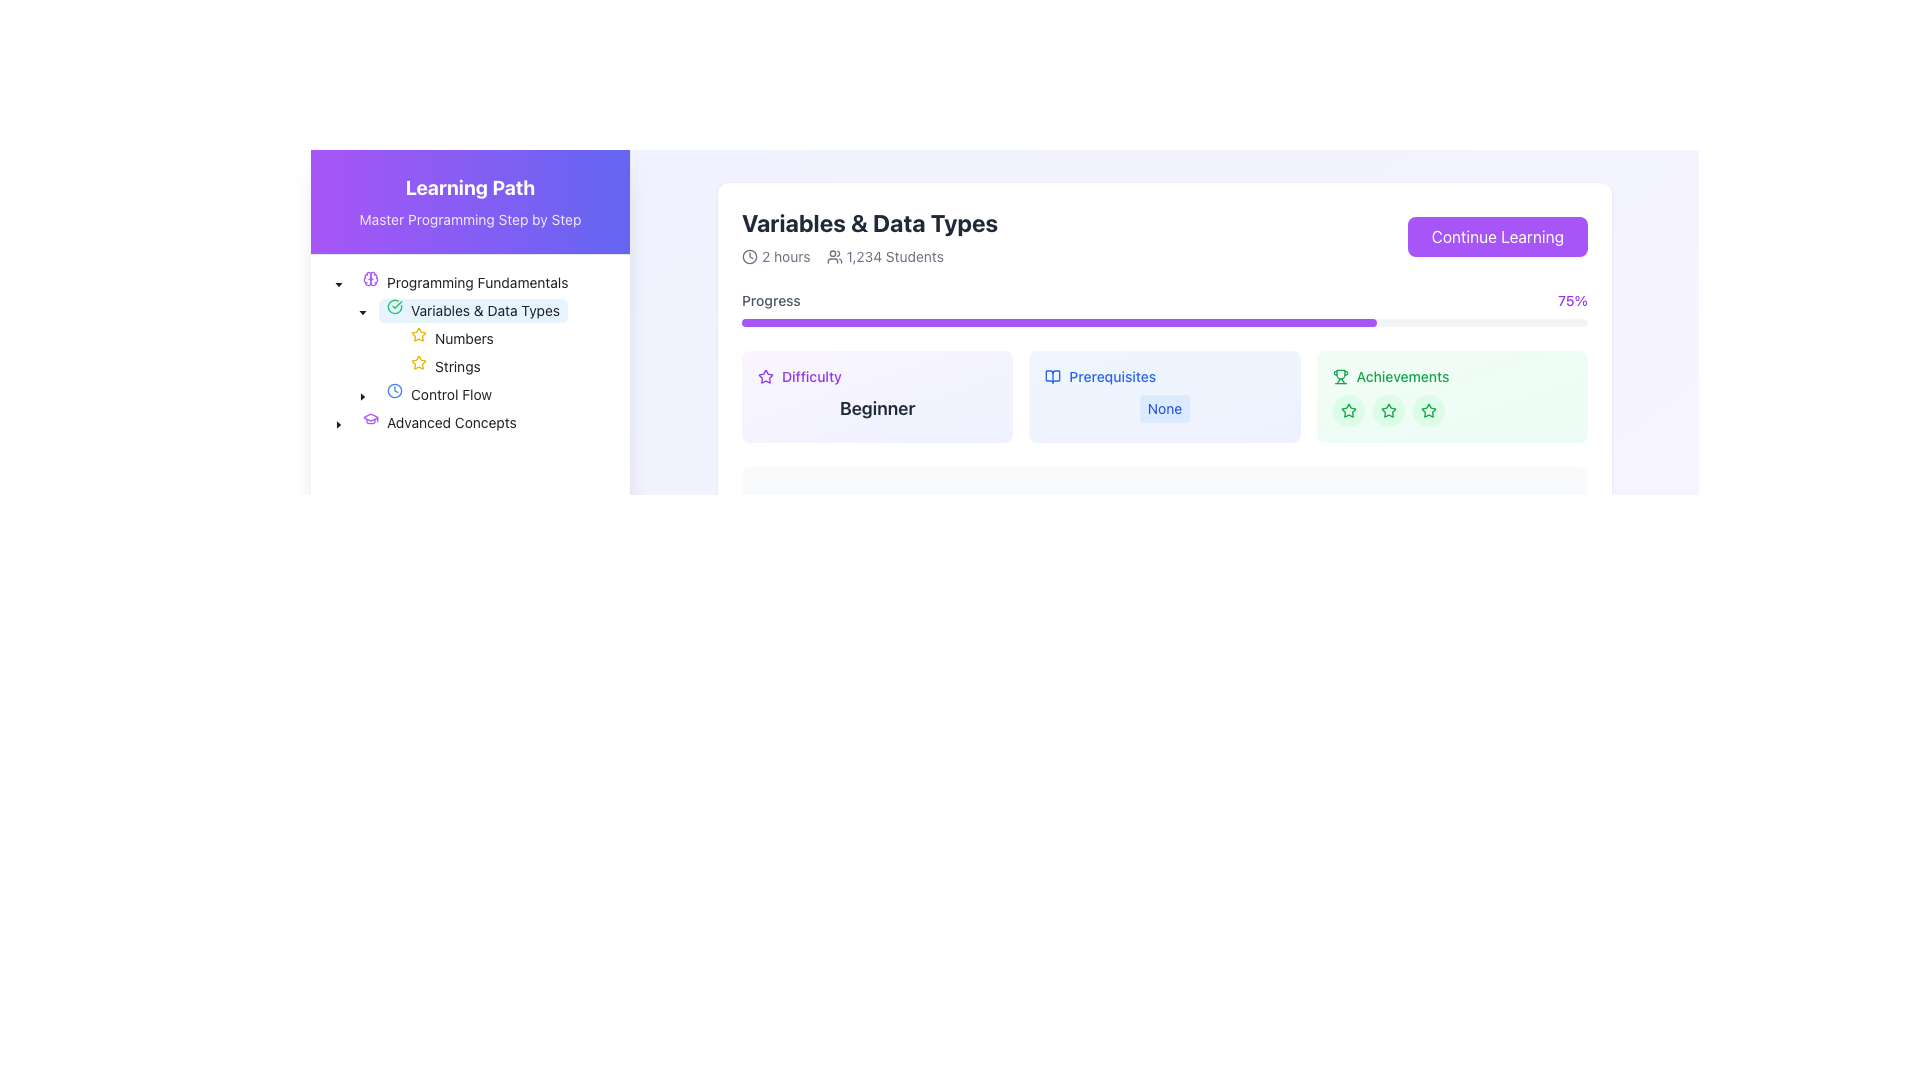 The height and width of the screenshot is (1080, 1920). What do you see at coordinates (350, 338) in the screenshot?
I see `the indentation marker located to the left of the 'Numbers' node in the tree structure, indicating its hierarchical level` at bounding box center [350, 338].